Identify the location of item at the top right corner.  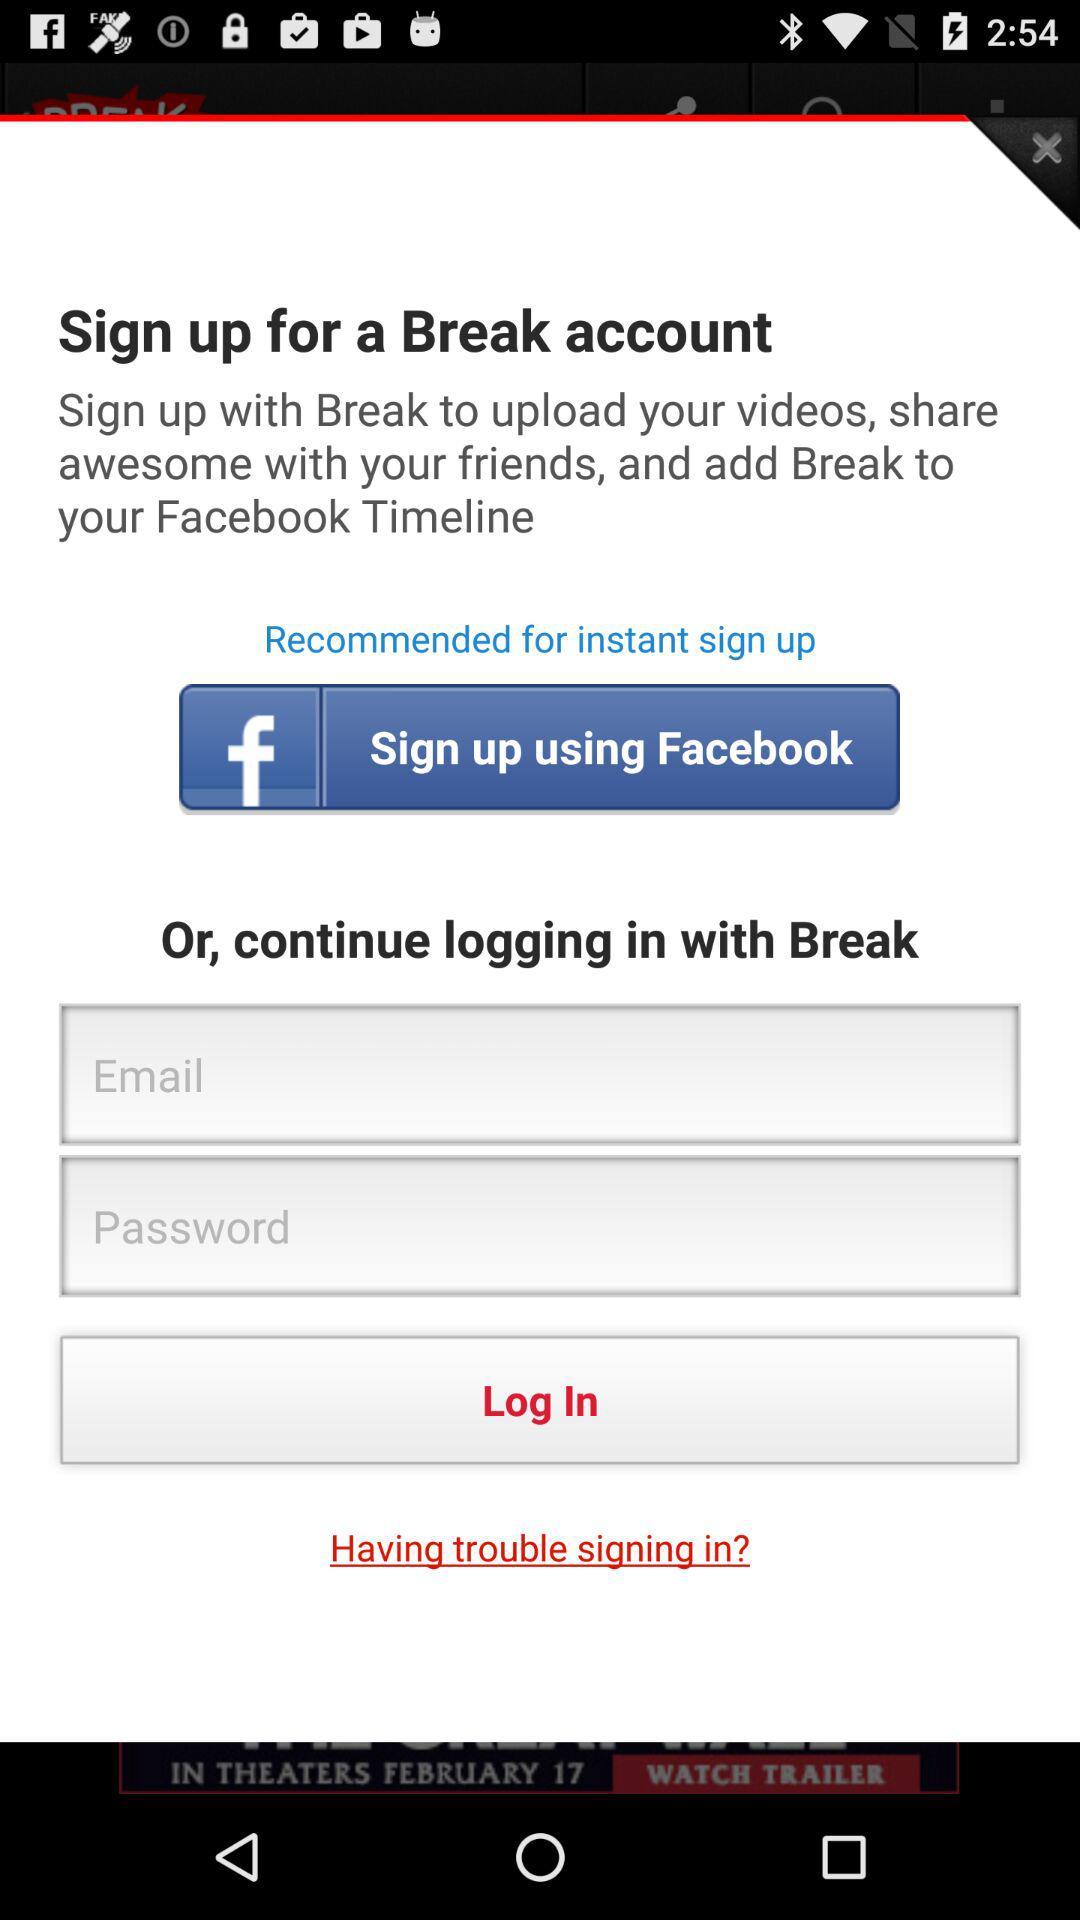
(1020, 172).